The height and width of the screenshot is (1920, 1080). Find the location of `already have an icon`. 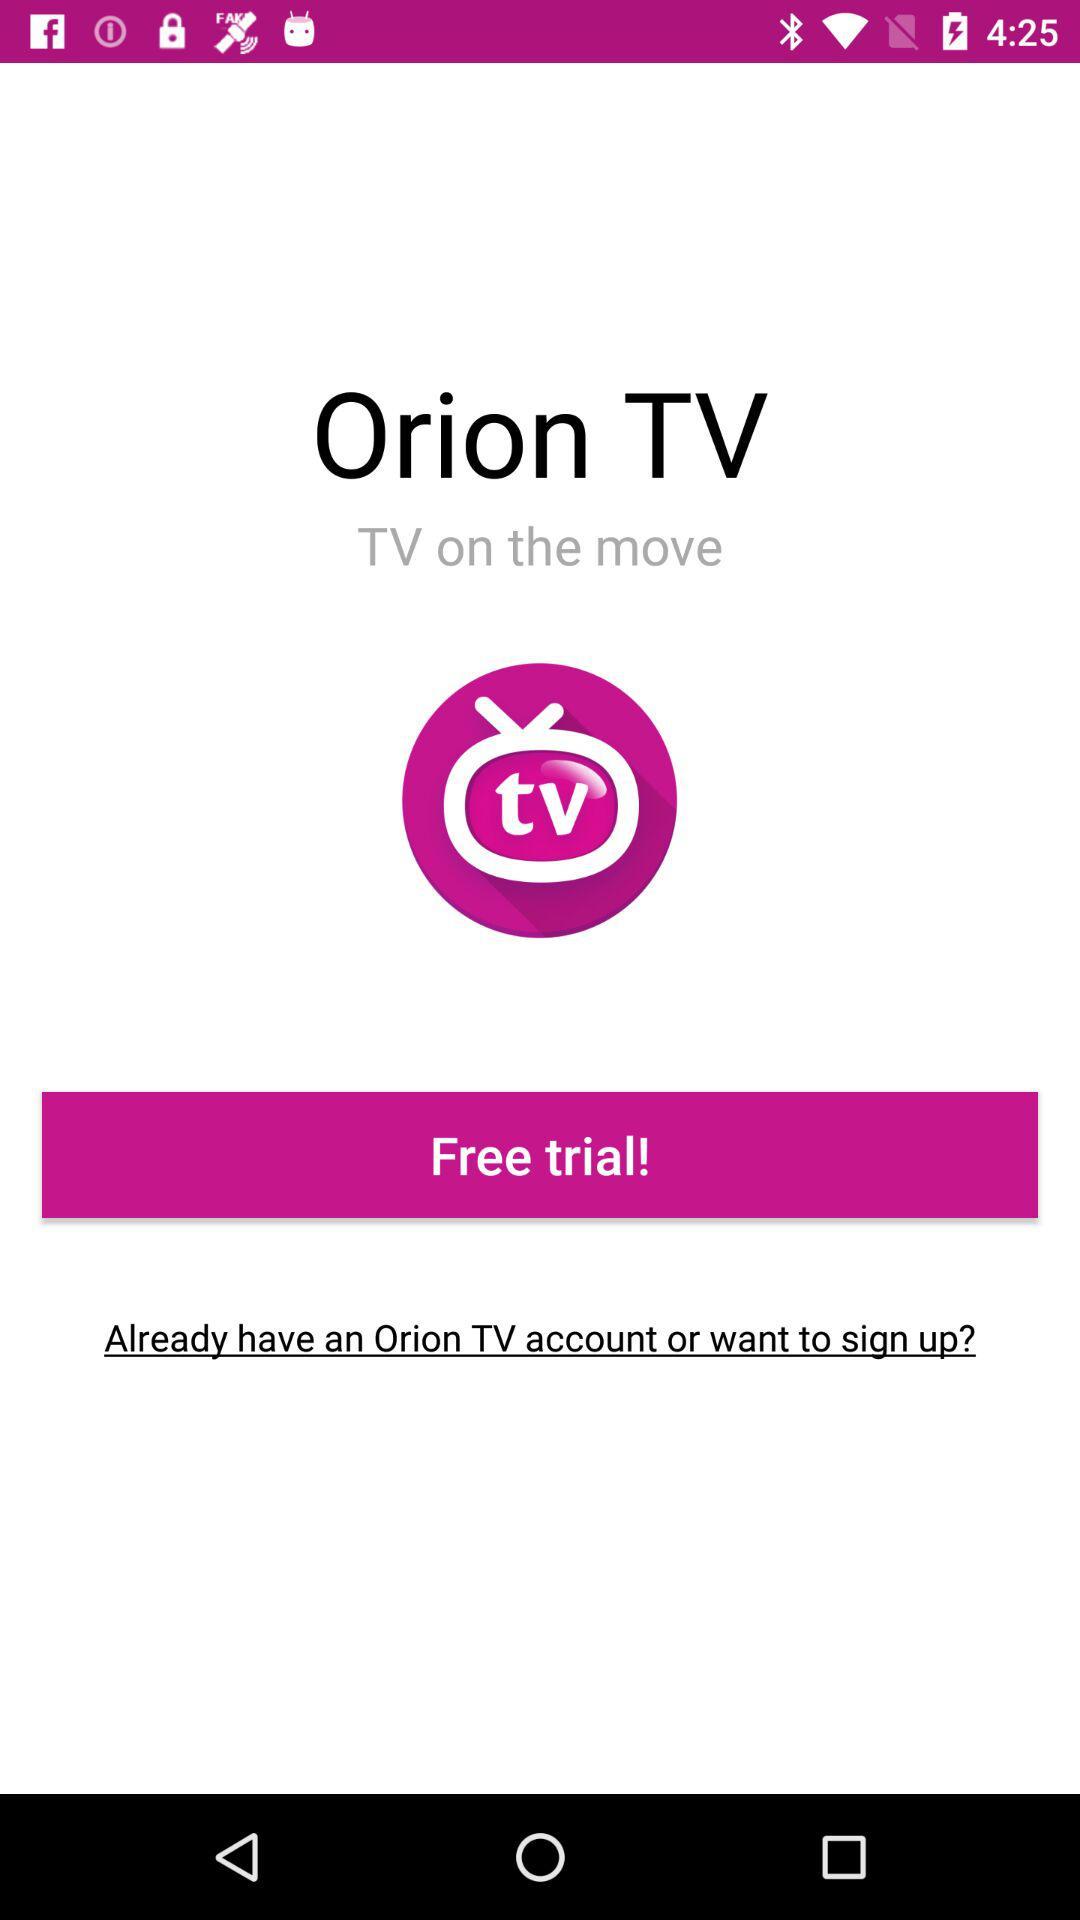

already have an icon is located at coordinates (540, 1337).